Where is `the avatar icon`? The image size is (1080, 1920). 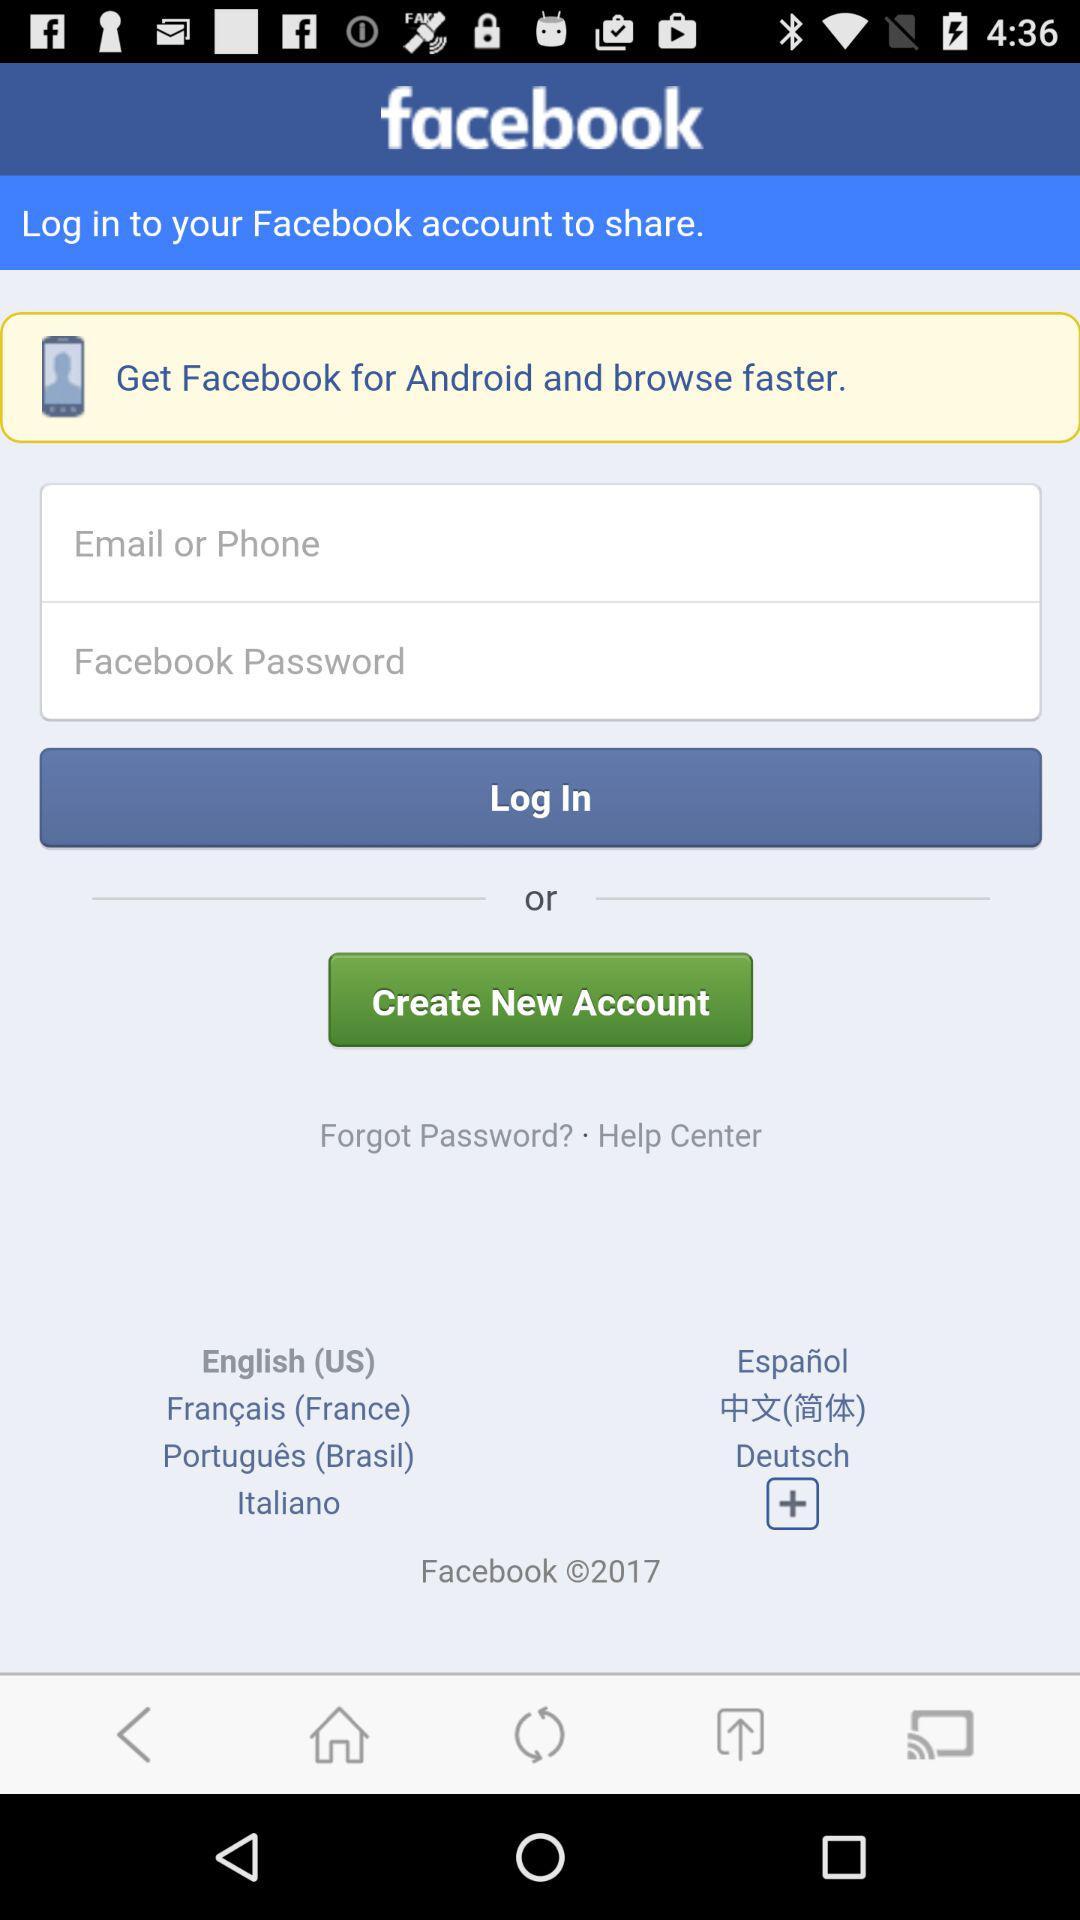 the avatar icon is located at coordinates (739, 1855).